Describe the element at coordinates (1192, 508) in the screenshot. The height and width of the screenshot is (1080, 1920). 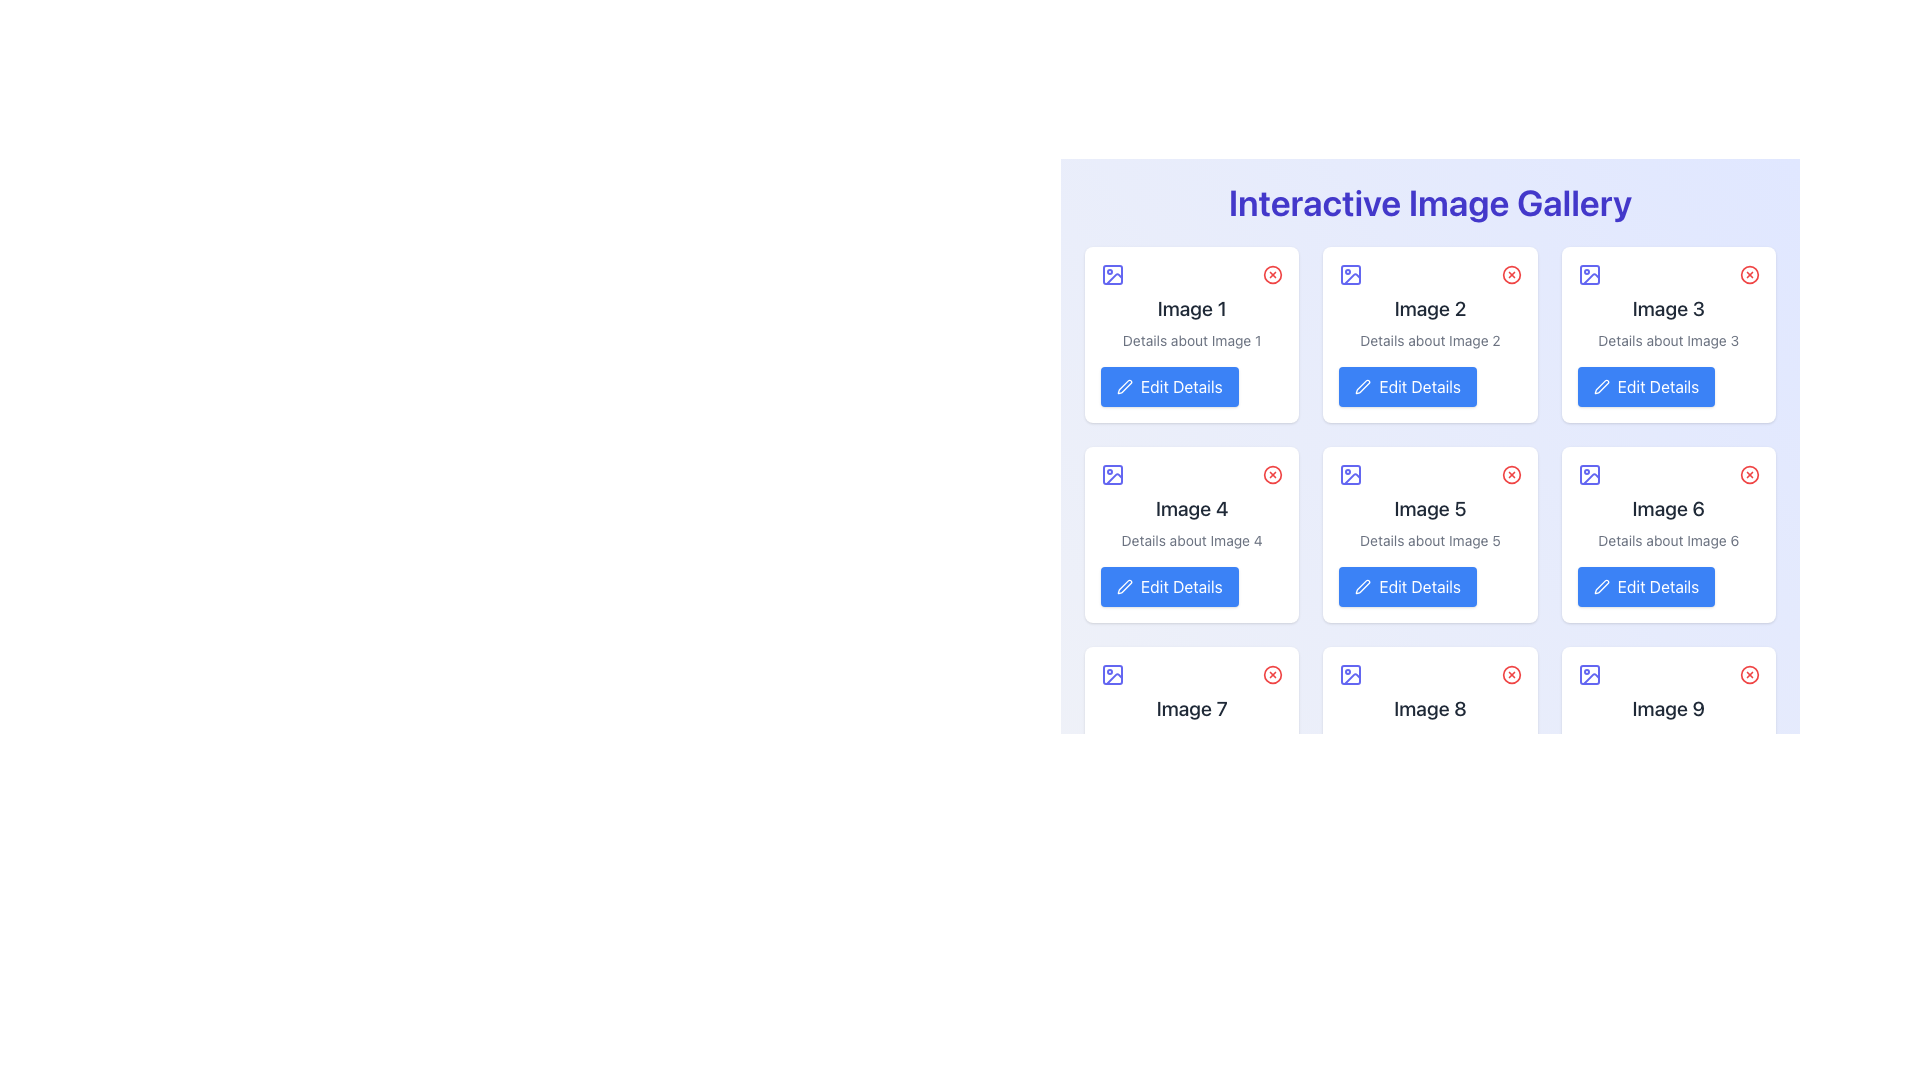
I see `the static text label displaying 'Image 4', which is located in the center of the card layout beneath the image icon in the second row of the grid` at that location.